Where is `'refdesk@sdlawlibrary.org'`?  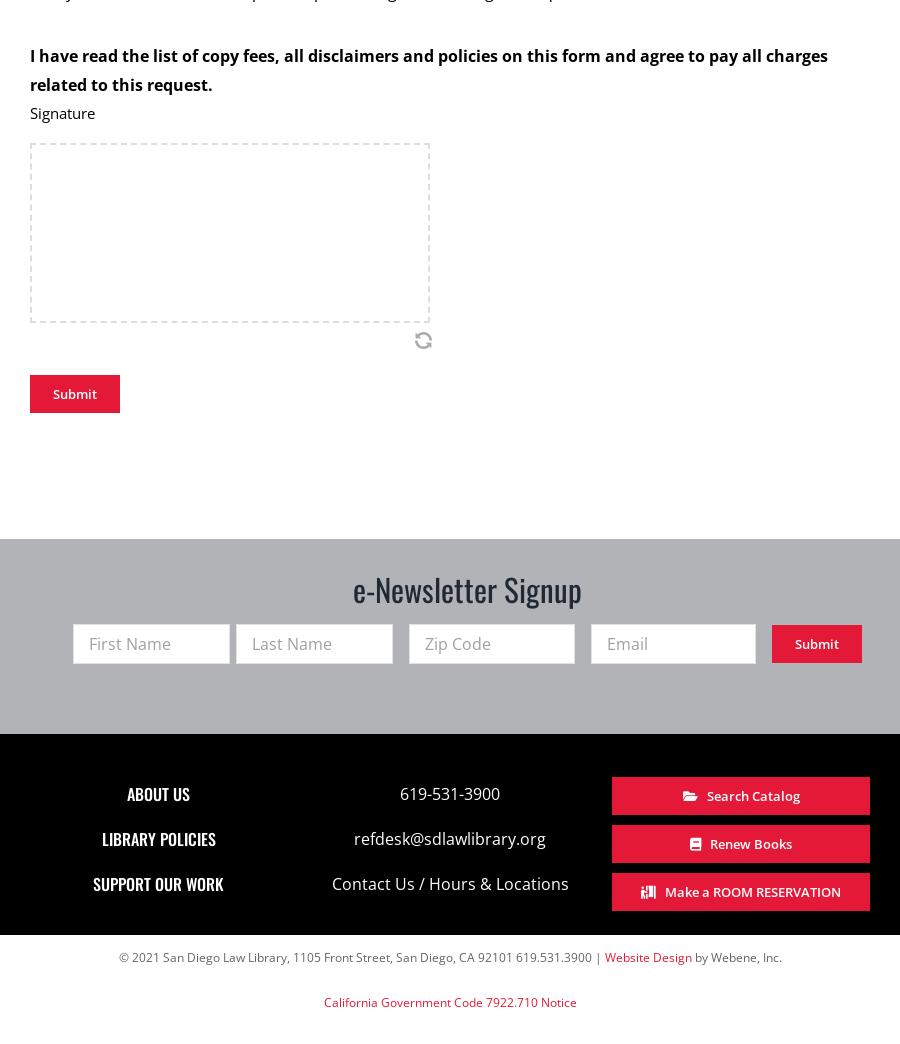
'refdesk@sdlawlibrary.org' is located at coordinates (450, 837).